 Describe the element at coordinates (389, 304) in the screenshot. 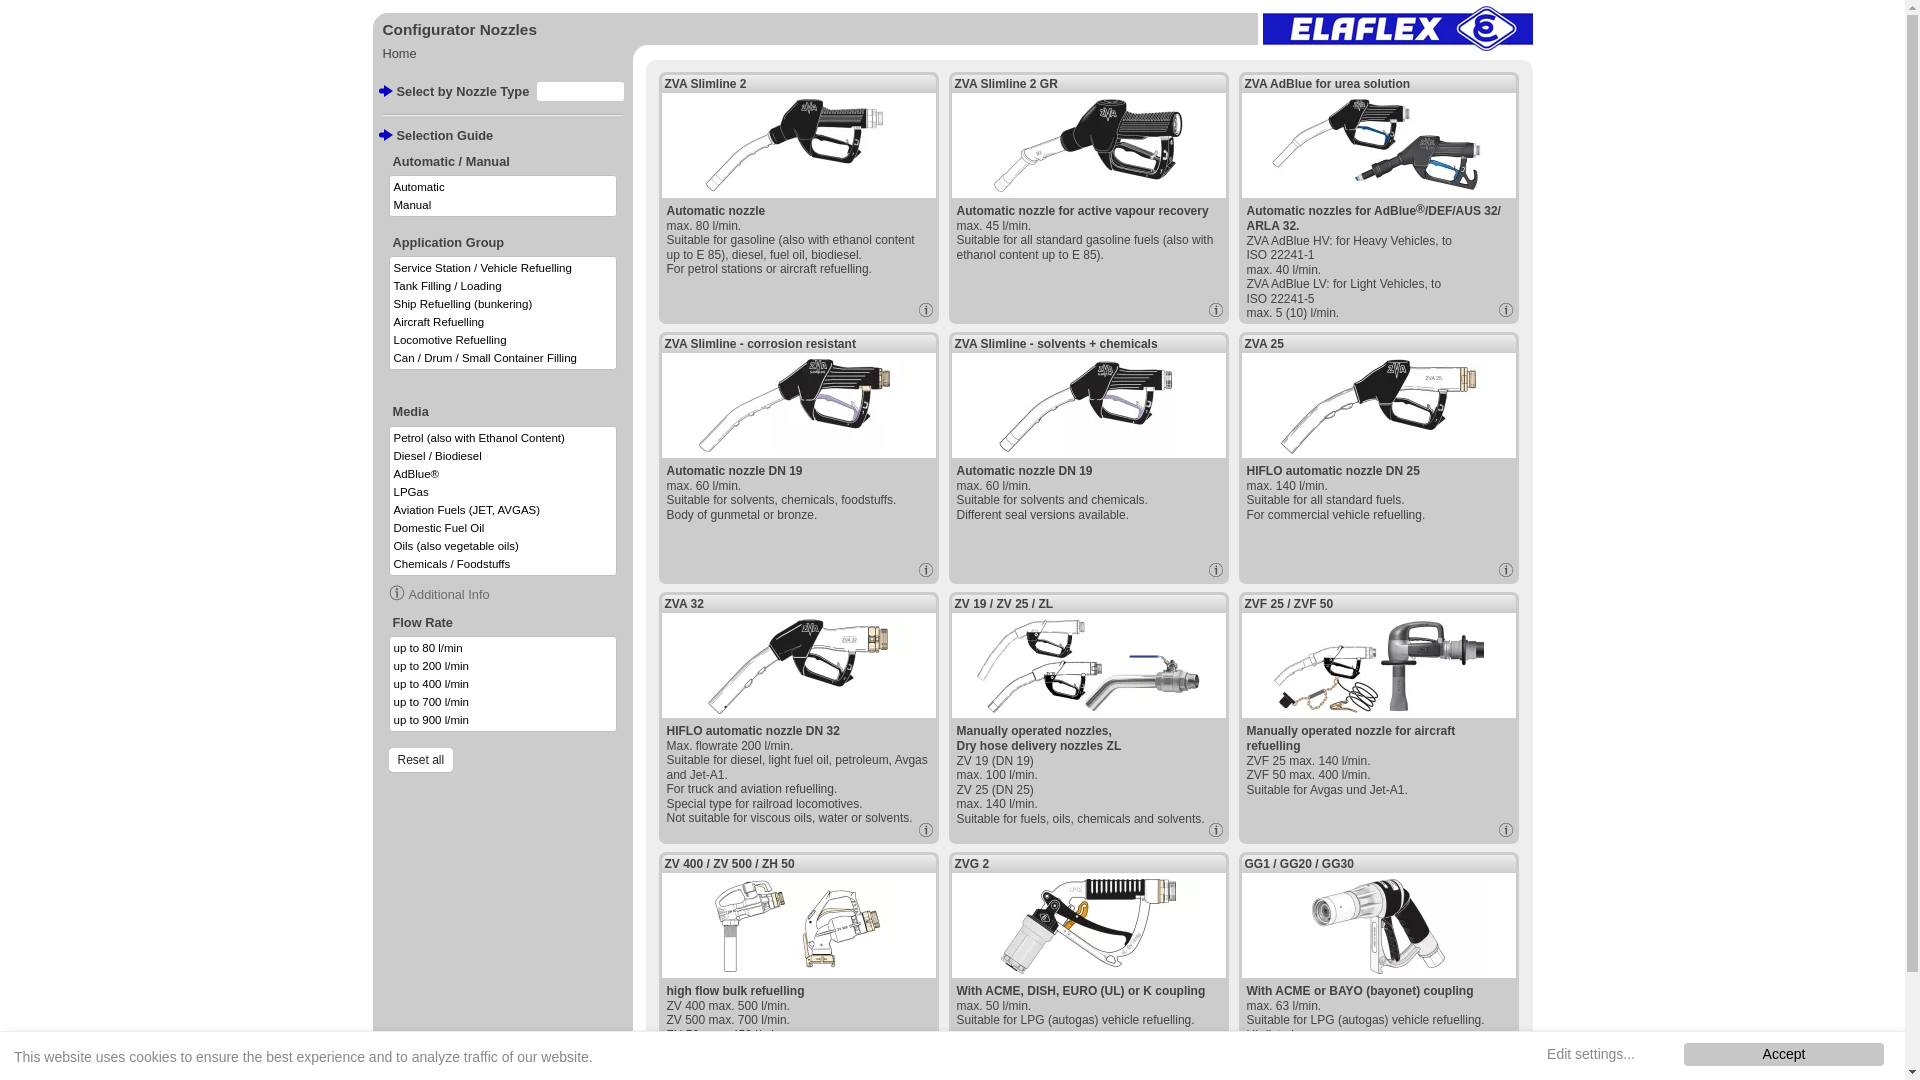

I see `'Ship Refuelling (bunkering)'` at that location.